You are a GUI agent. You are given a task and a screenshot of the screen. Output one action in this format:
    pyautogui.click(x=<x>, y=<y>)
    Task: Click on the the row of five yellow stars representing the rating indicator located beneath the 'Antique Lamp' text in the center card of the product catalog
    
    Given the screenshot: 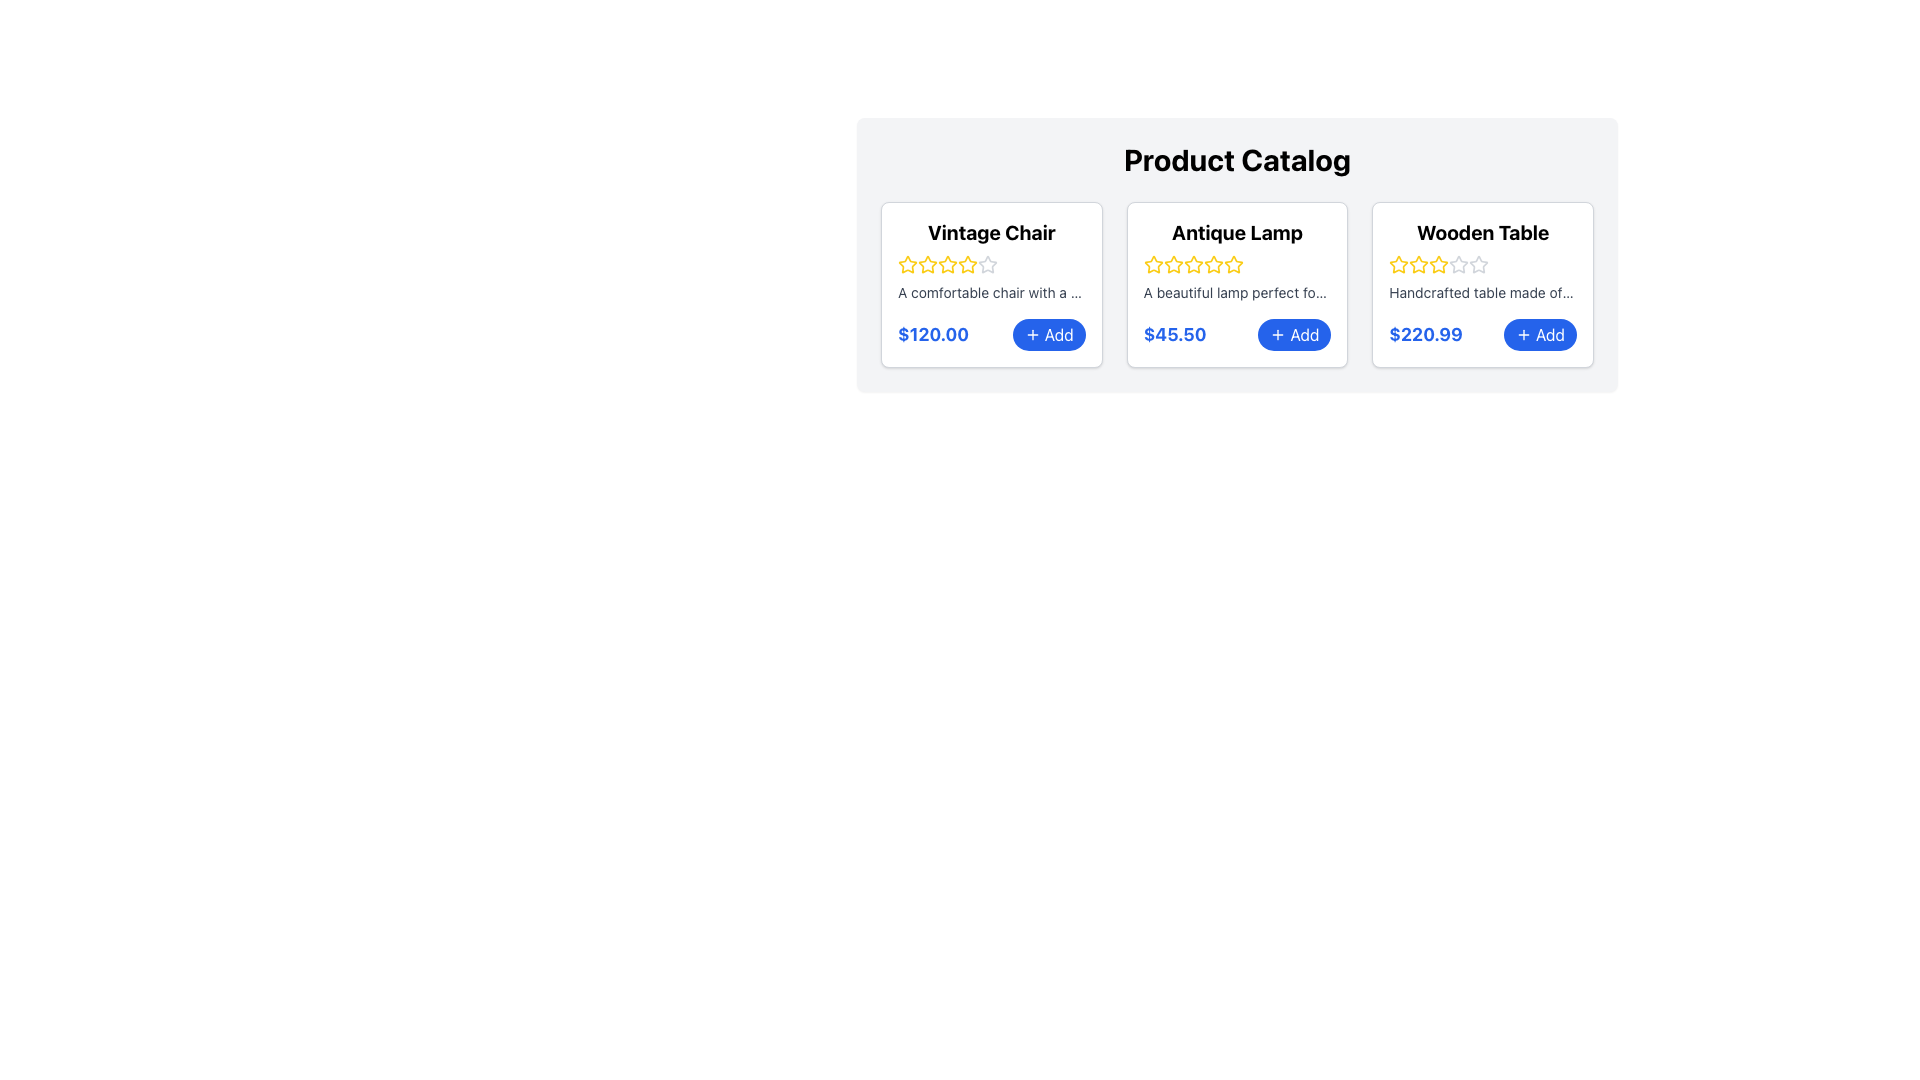 What is the action you would take?
    pyautogui.click(x=1236, y=264)
    